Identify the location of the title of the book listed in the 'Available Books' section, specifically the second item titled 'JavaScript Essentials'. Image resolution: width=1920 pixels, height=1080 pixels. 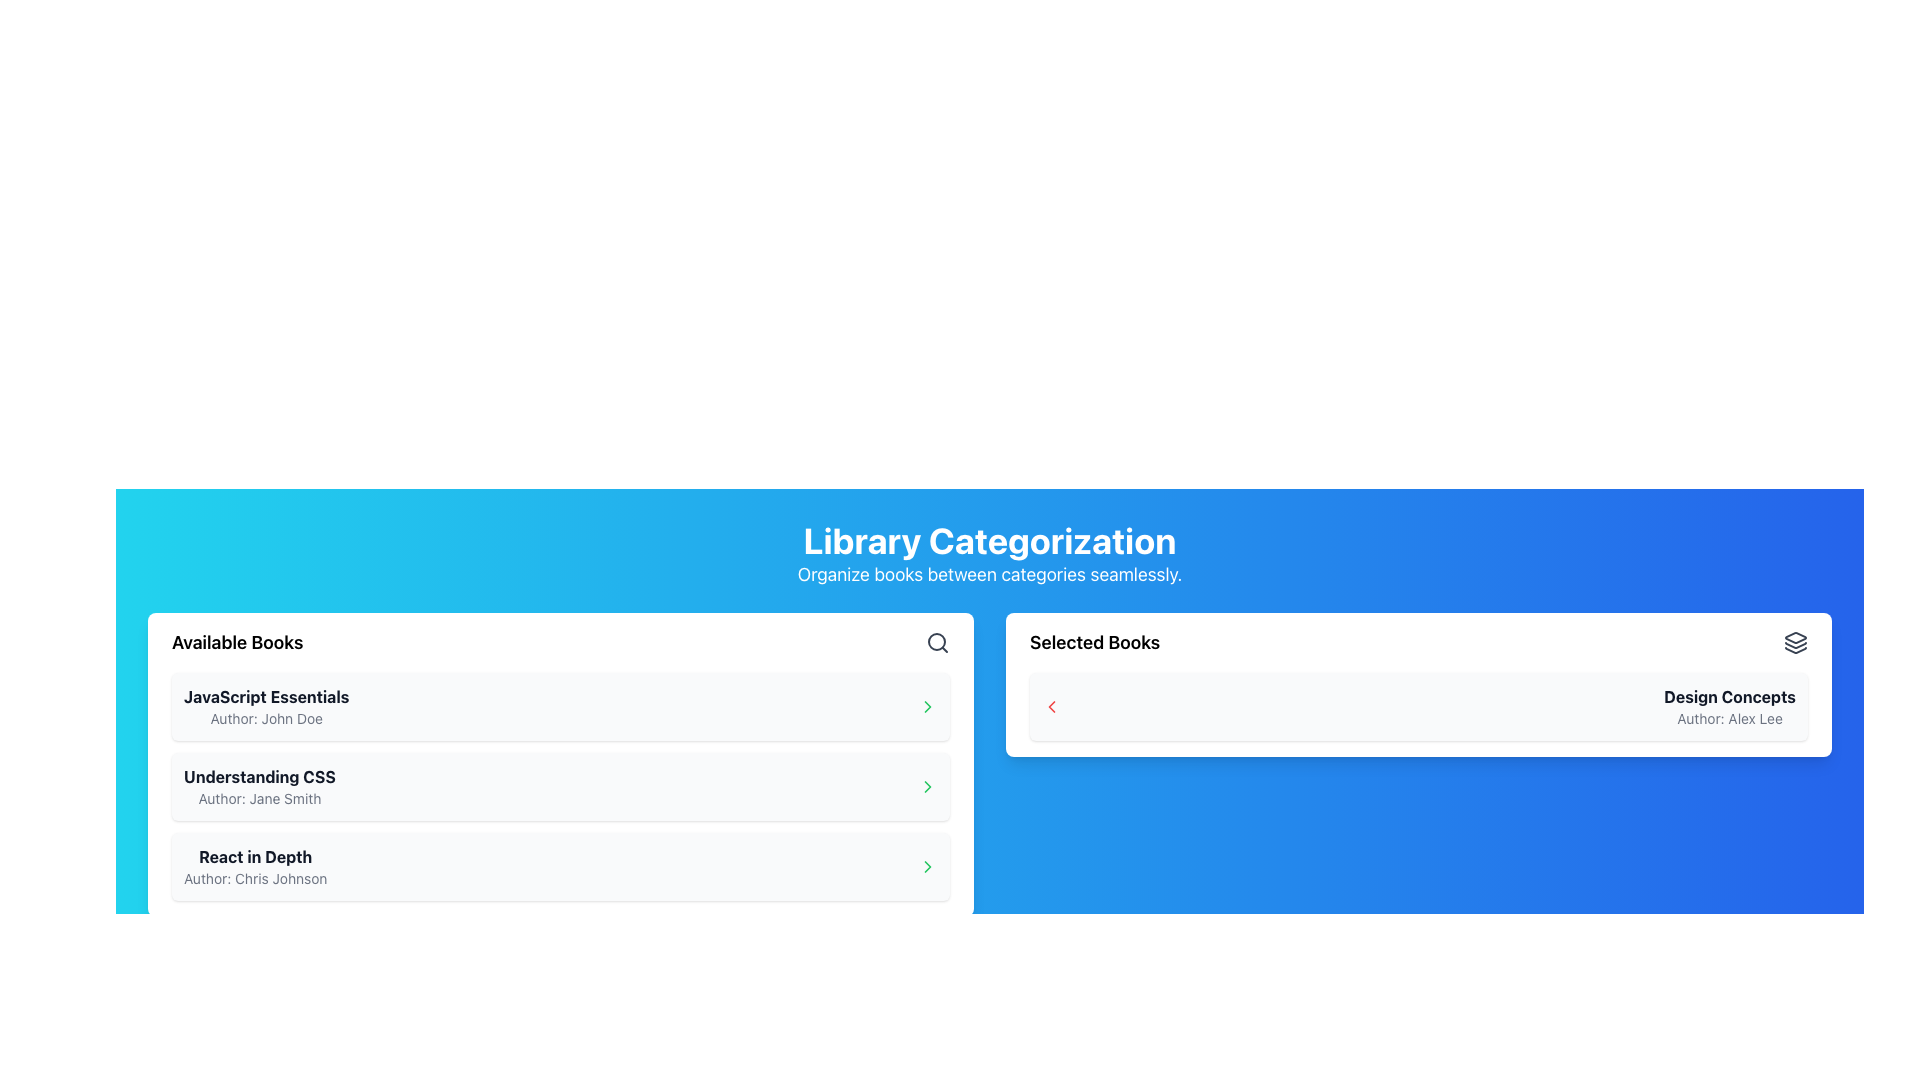
(258, 775).